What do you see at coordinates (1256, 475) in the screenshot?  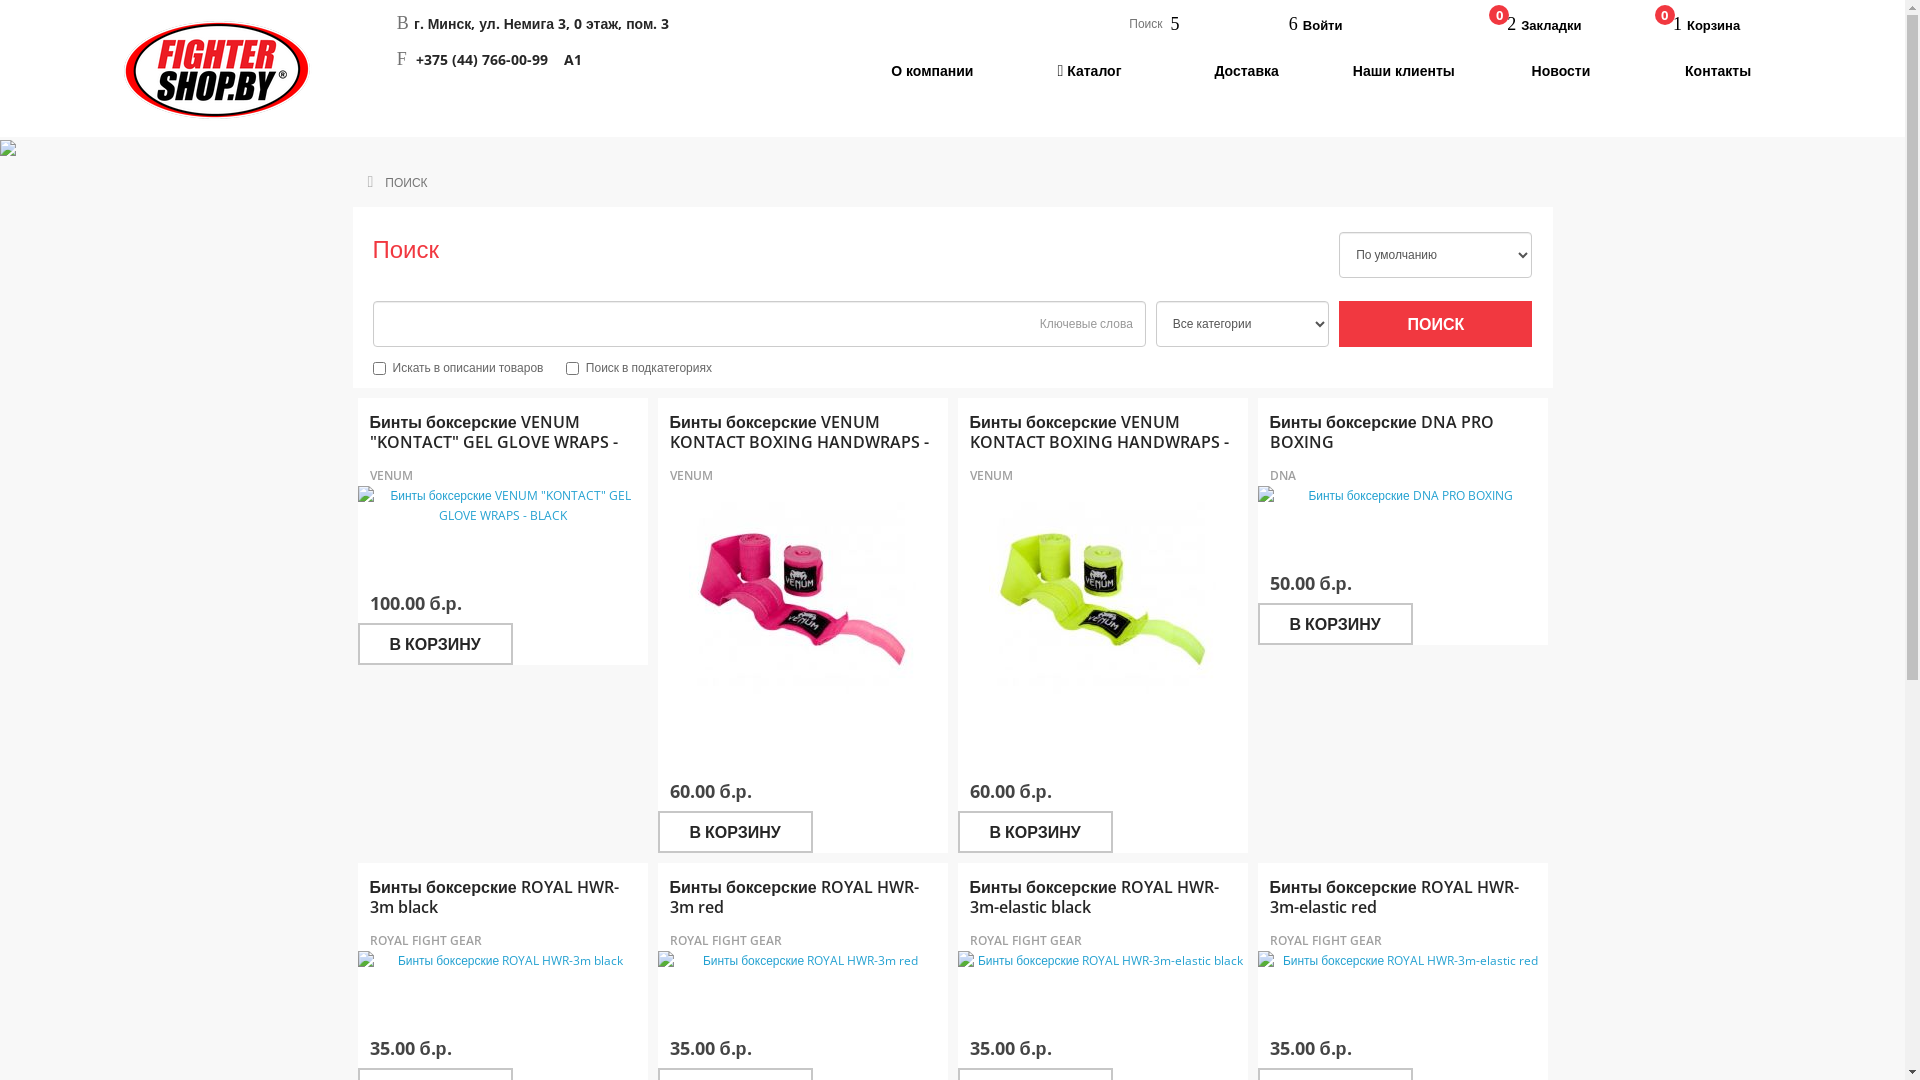 I see `'DNA'` at bounding box center [1256, 475].